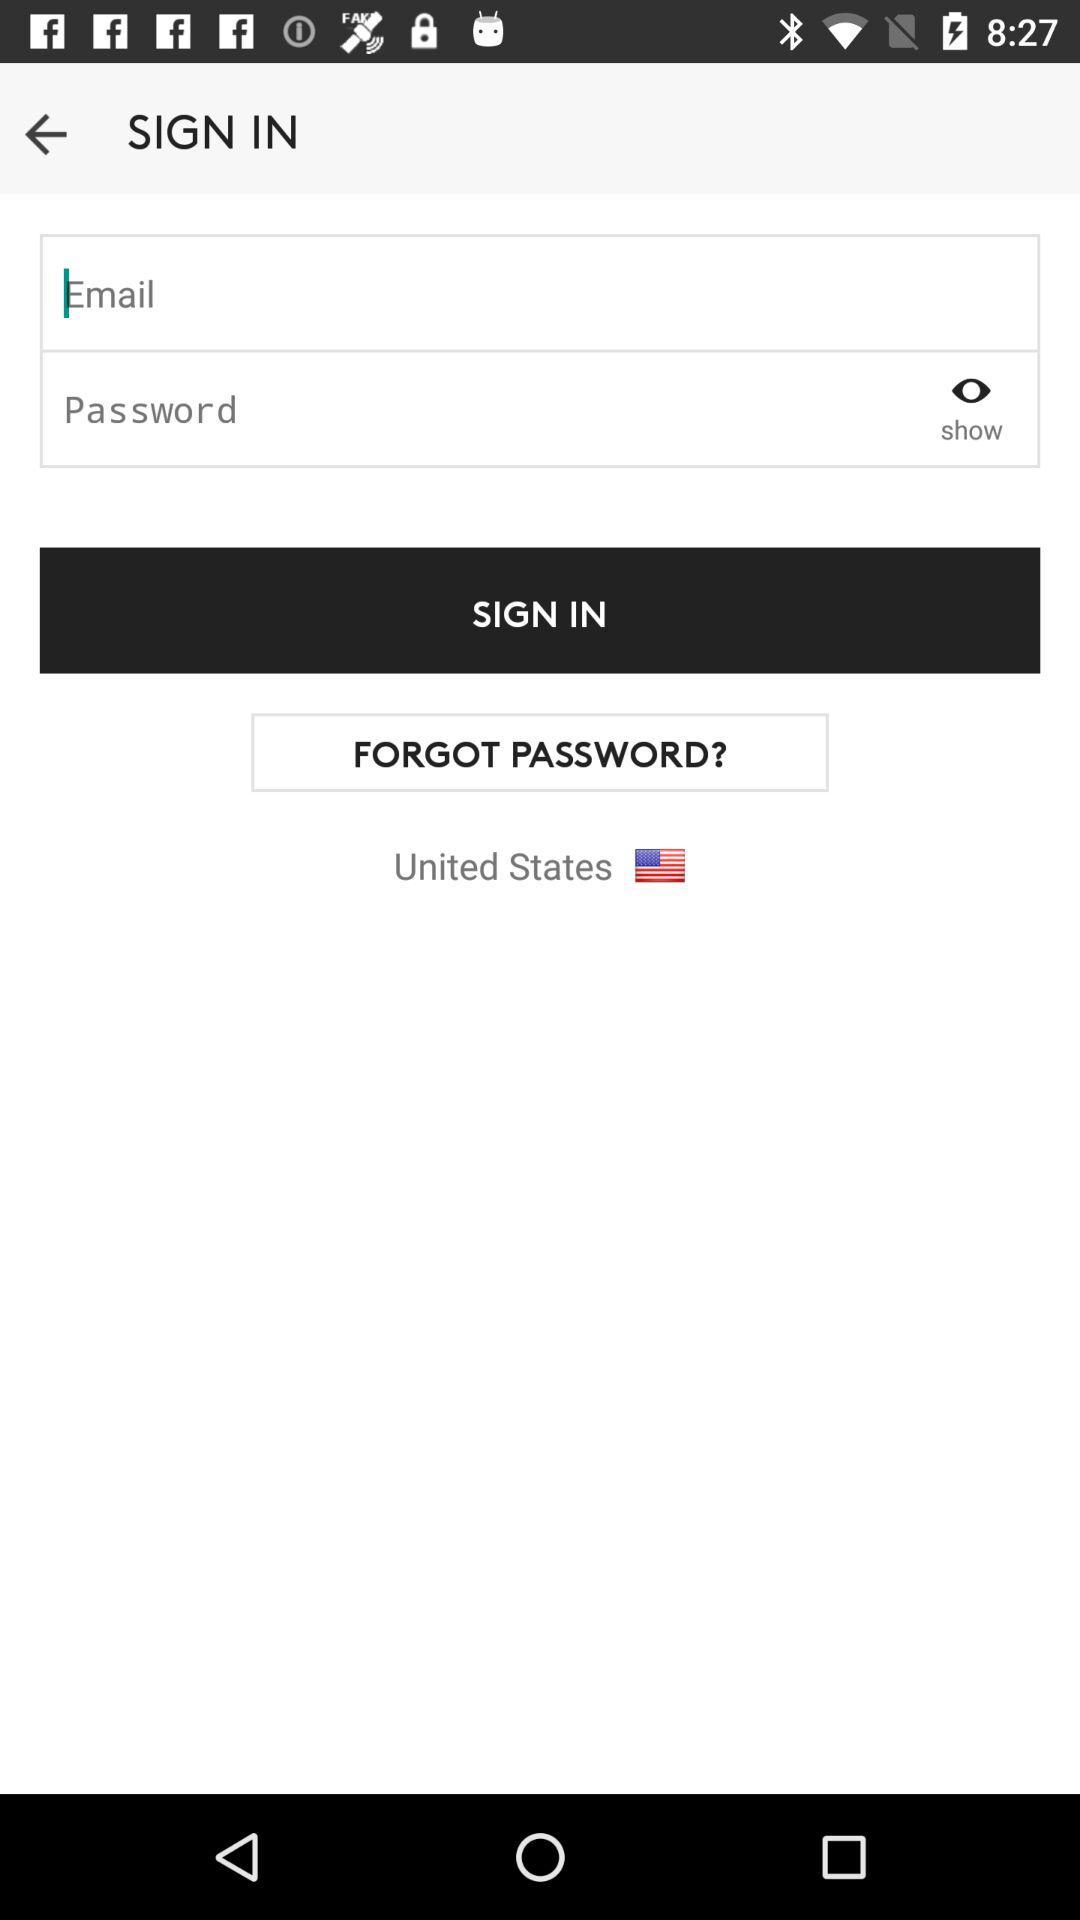 This screenshot has height=1920, width=1080. I want to click on the text right to password filling option, so click(970, 407).